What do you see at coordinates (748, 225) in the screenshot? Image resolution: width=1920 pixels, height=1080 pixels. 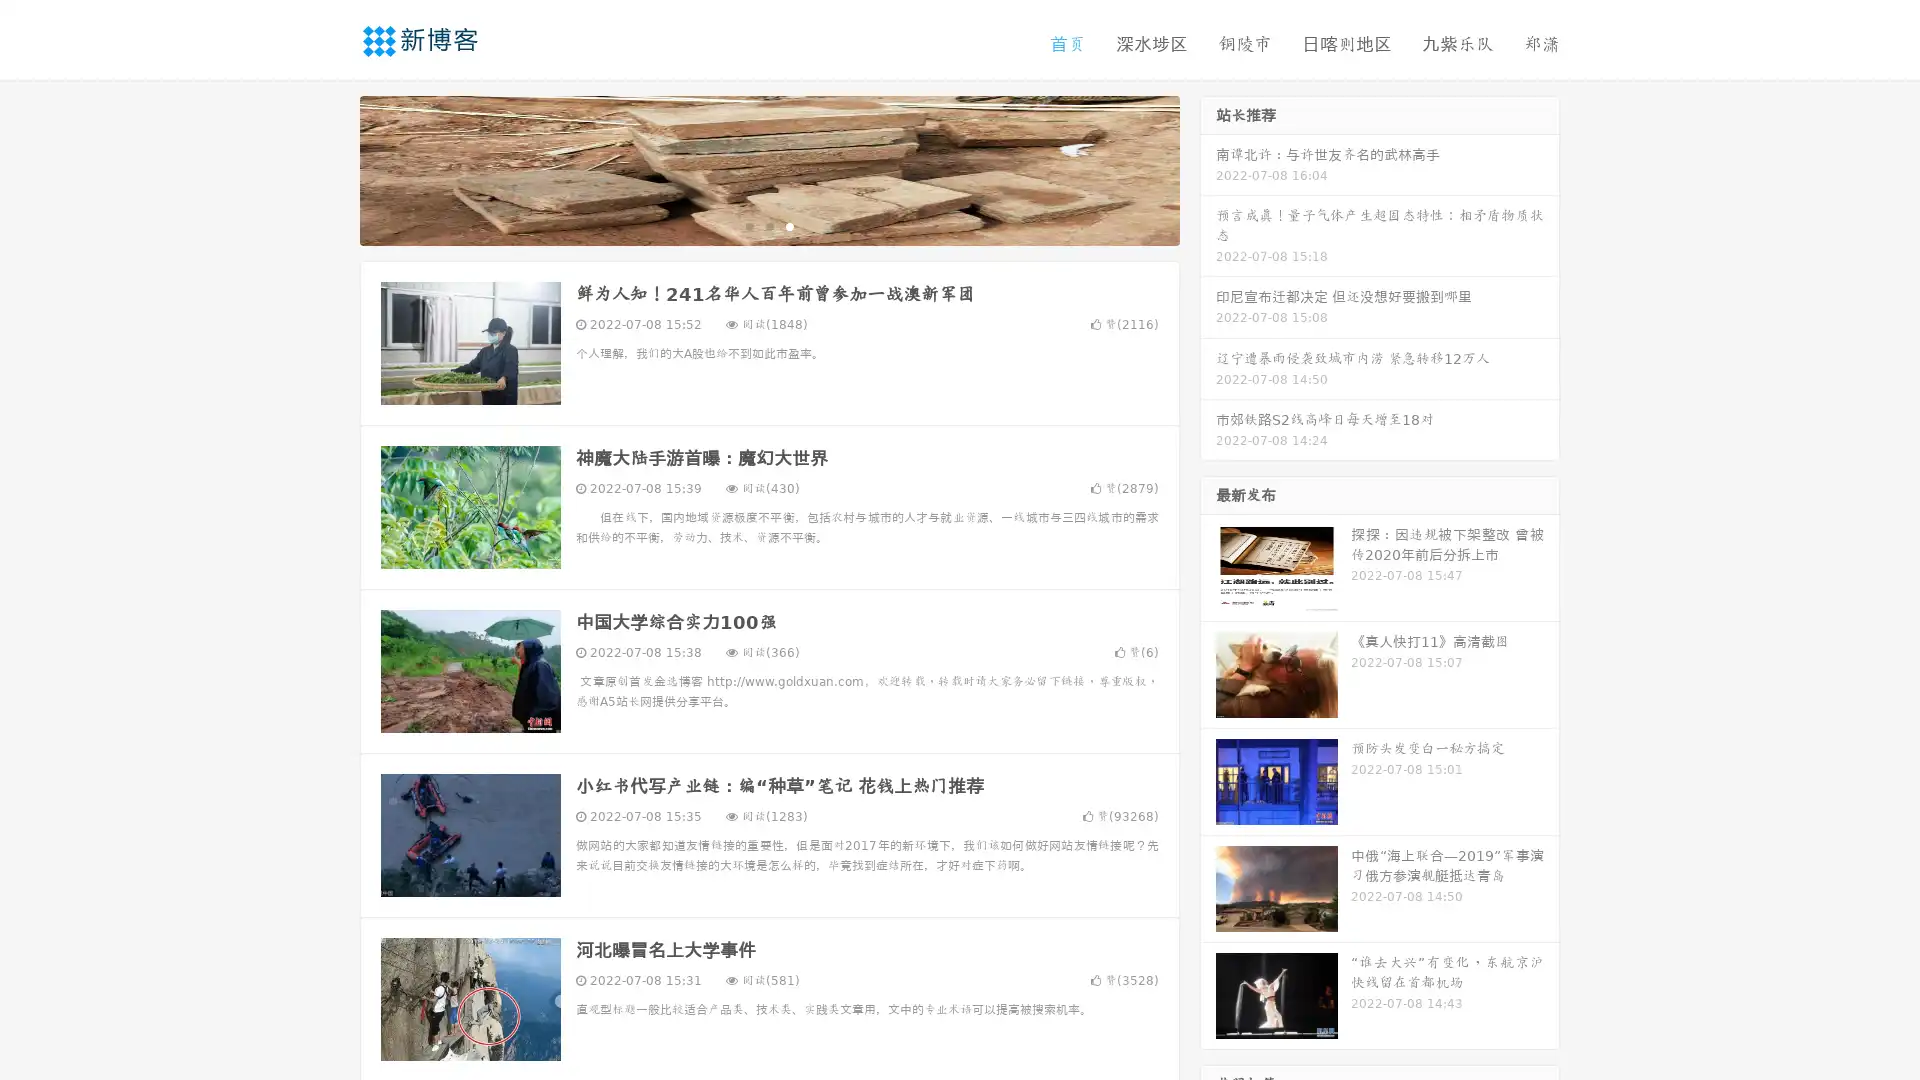 I see `Go to slide 1` at bounding box center [748, 225].